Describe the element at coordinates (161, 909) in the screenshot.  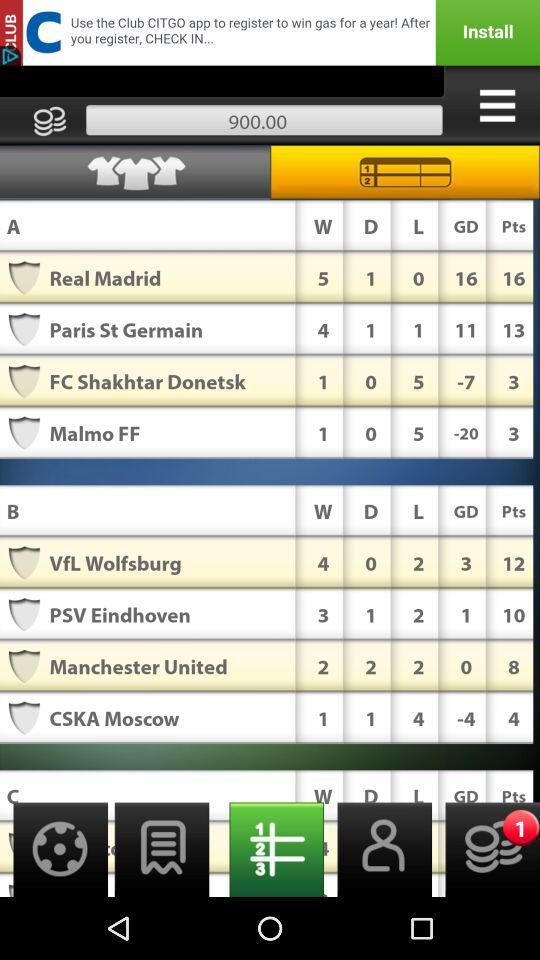
I see `the chat icon` at that location.